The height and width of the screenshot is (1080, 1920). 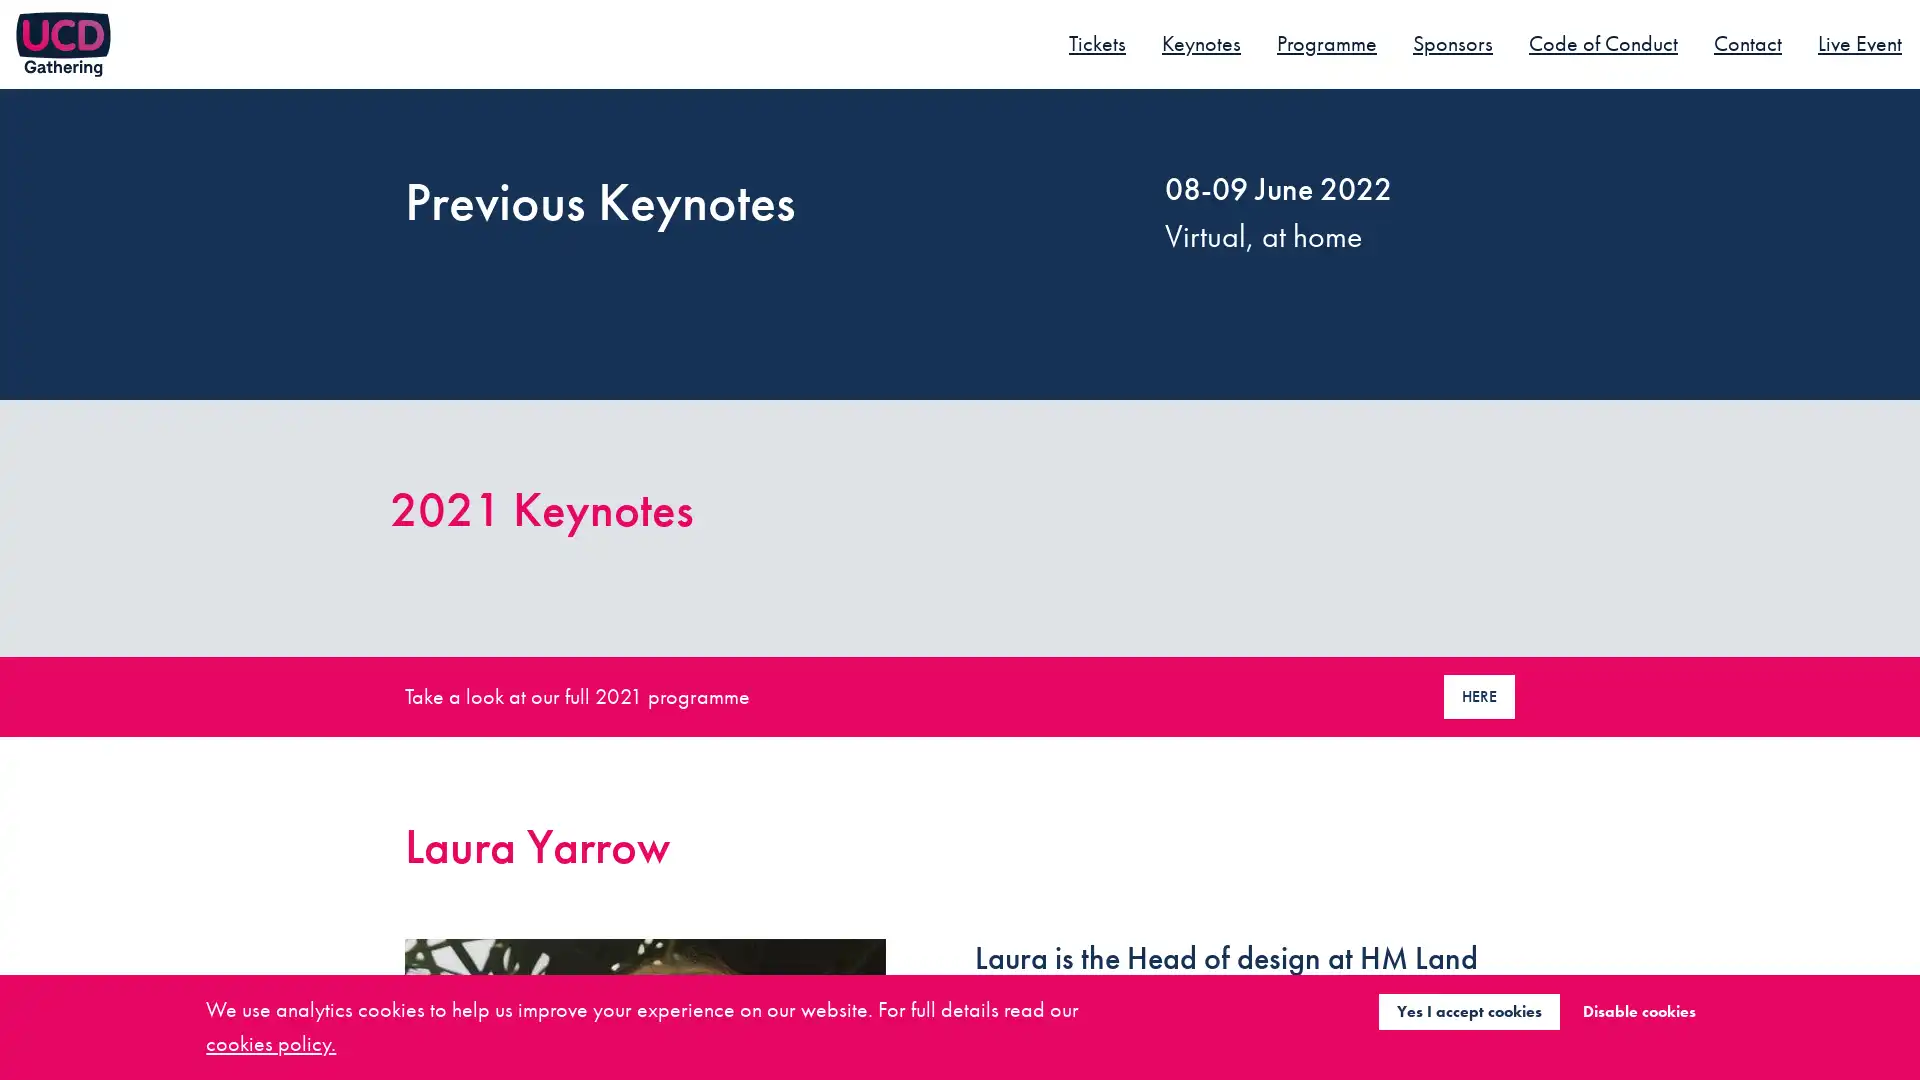 I want to click on Yes I accept cookies, so click(x=1468, y=1010).